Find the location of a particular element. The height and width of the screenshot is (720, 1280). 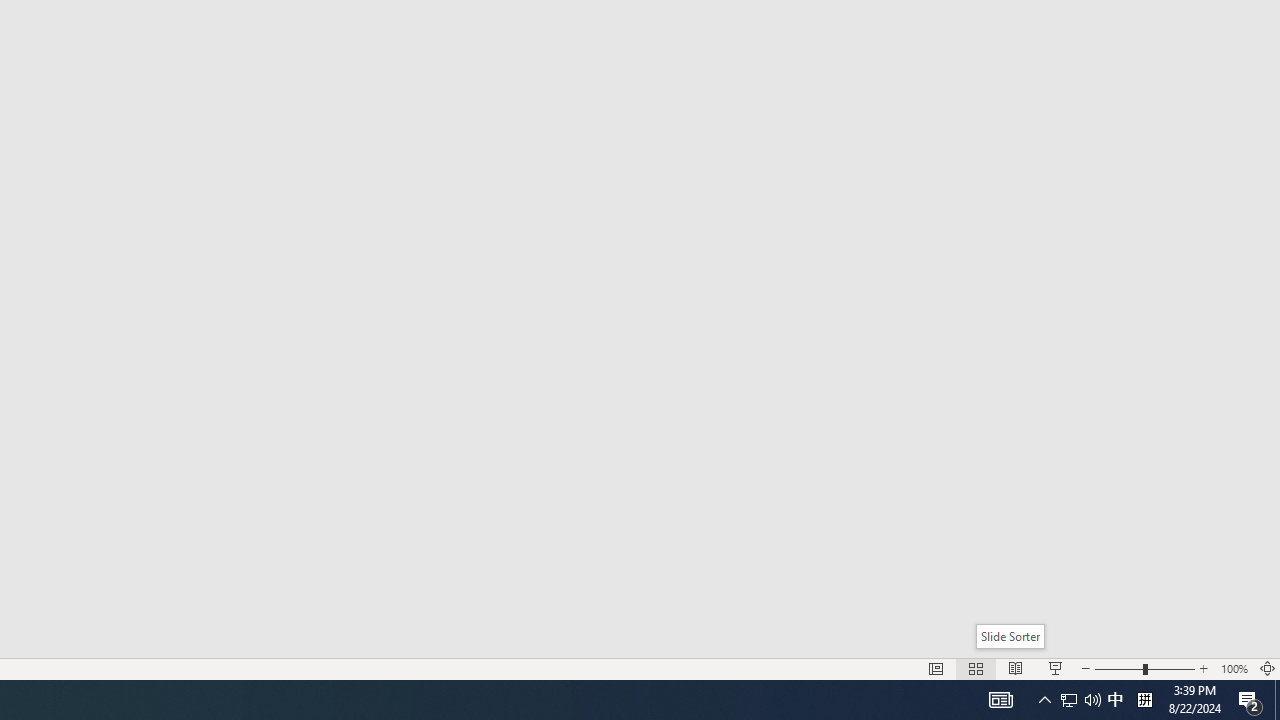

'Zoom 100%' is located at coordinates (1233, 669).